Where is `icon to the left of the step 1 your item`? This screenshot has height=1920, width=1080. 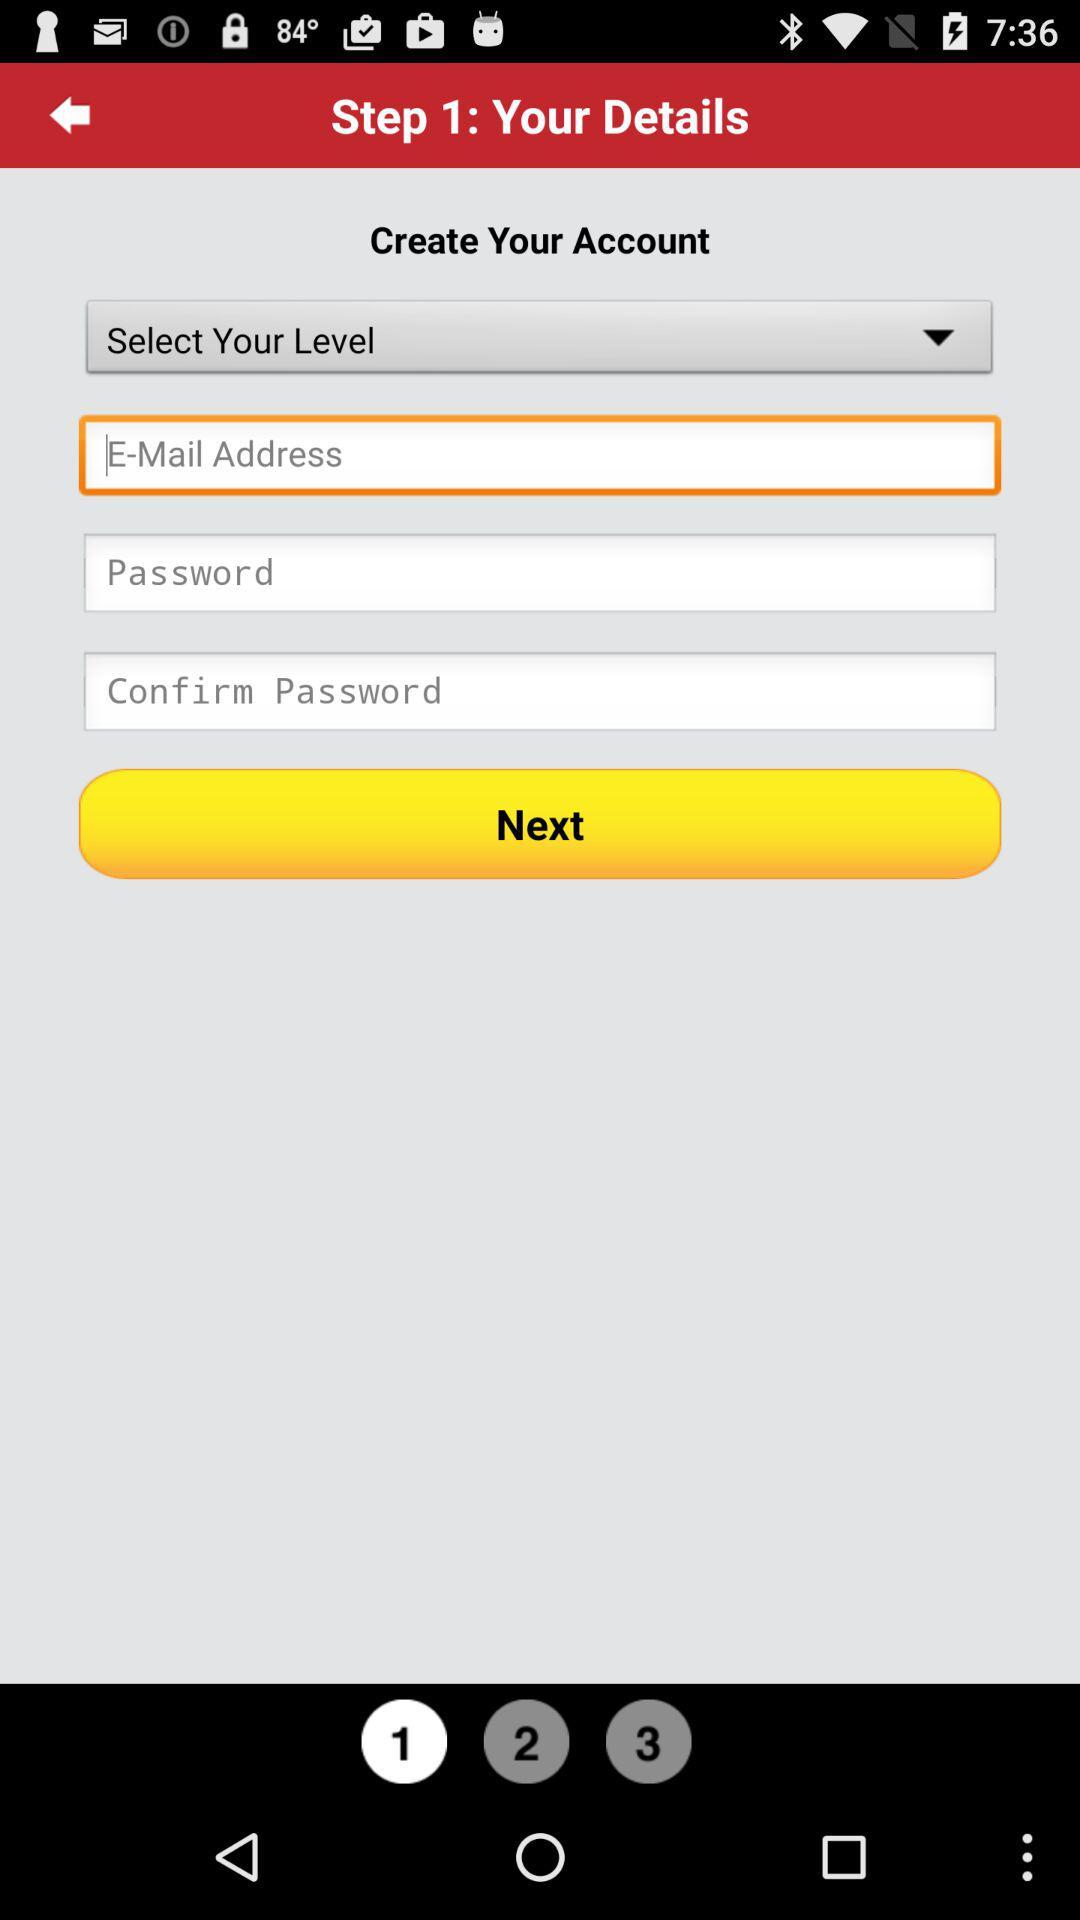
icon to the left of the step 1 your item is located at coordinates (69, 114).